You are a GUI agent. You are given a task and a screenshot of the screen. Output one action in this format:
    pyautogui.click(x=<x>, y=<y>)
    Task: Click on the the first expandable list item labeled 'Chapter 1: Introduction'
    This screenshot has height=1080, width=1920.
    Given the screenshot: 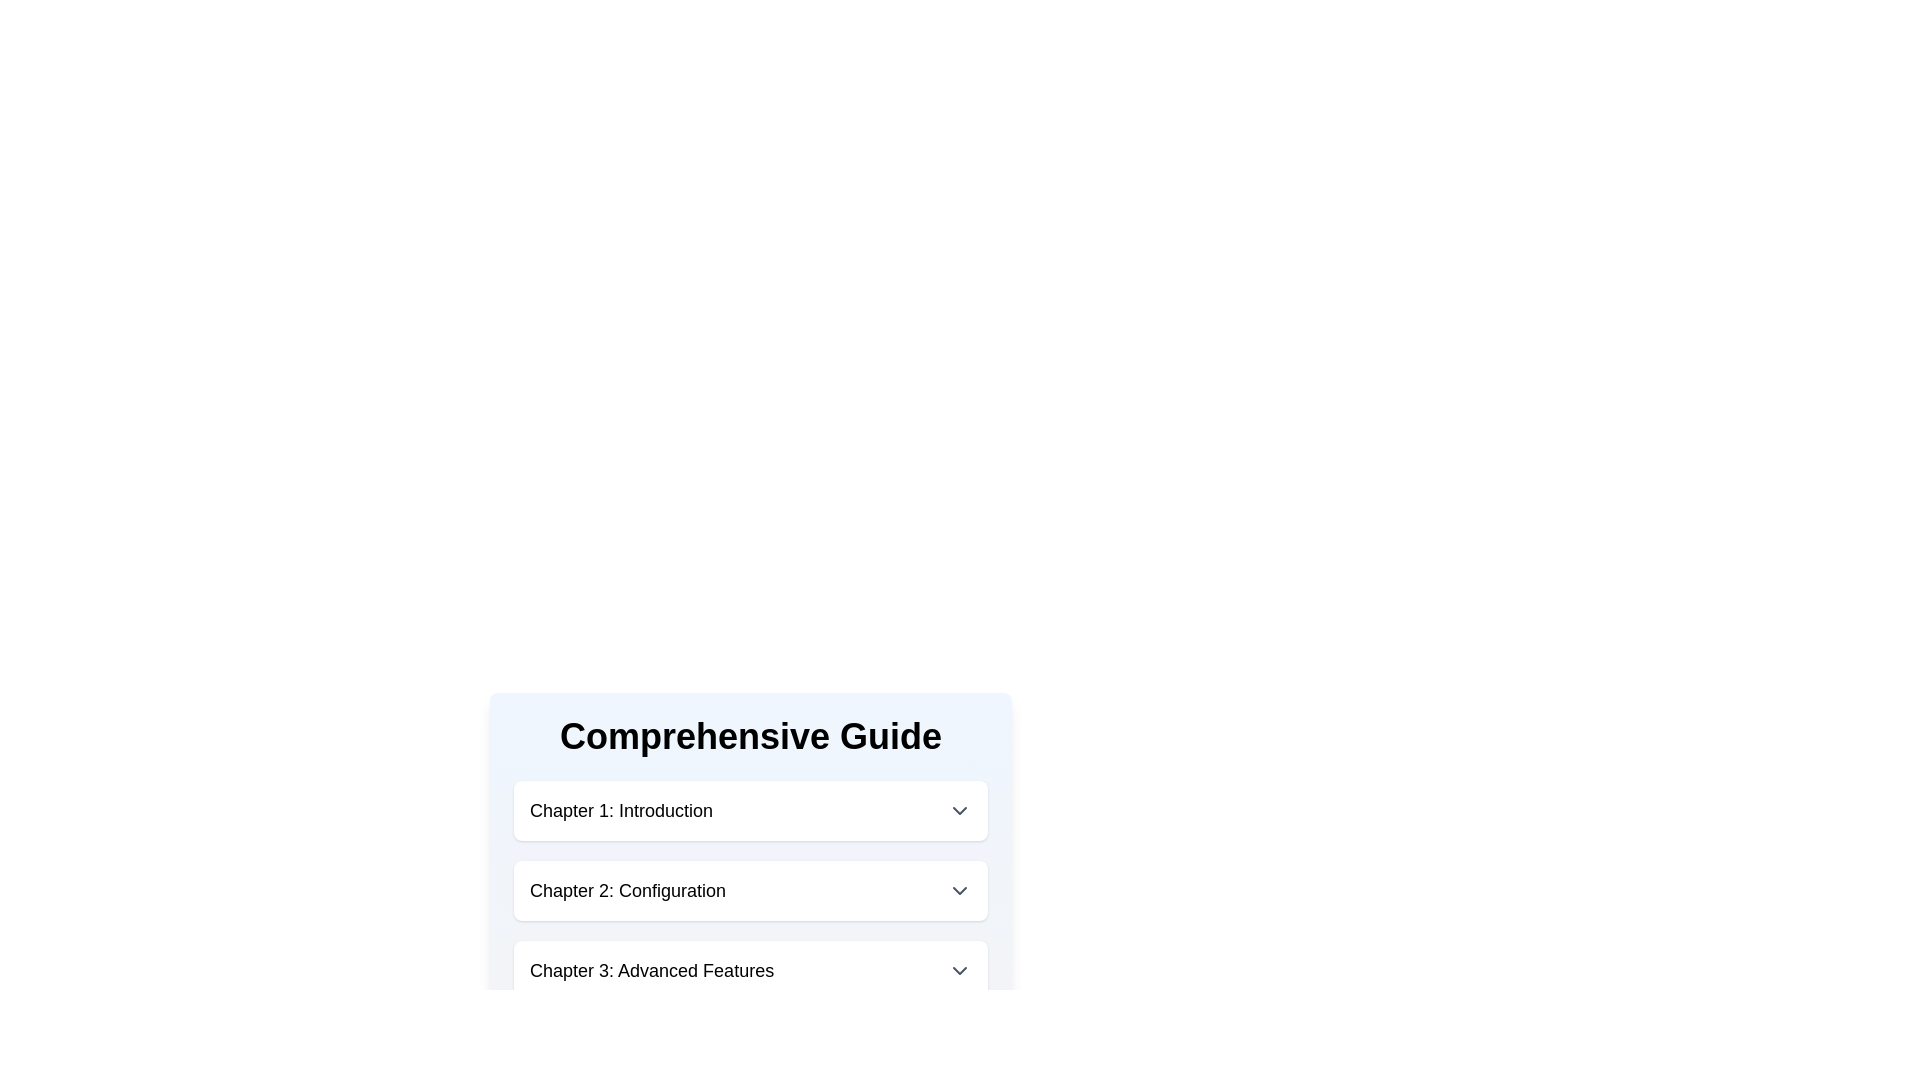 What is the action you would take?
    pyautogui.click(x=749, y=810)
    